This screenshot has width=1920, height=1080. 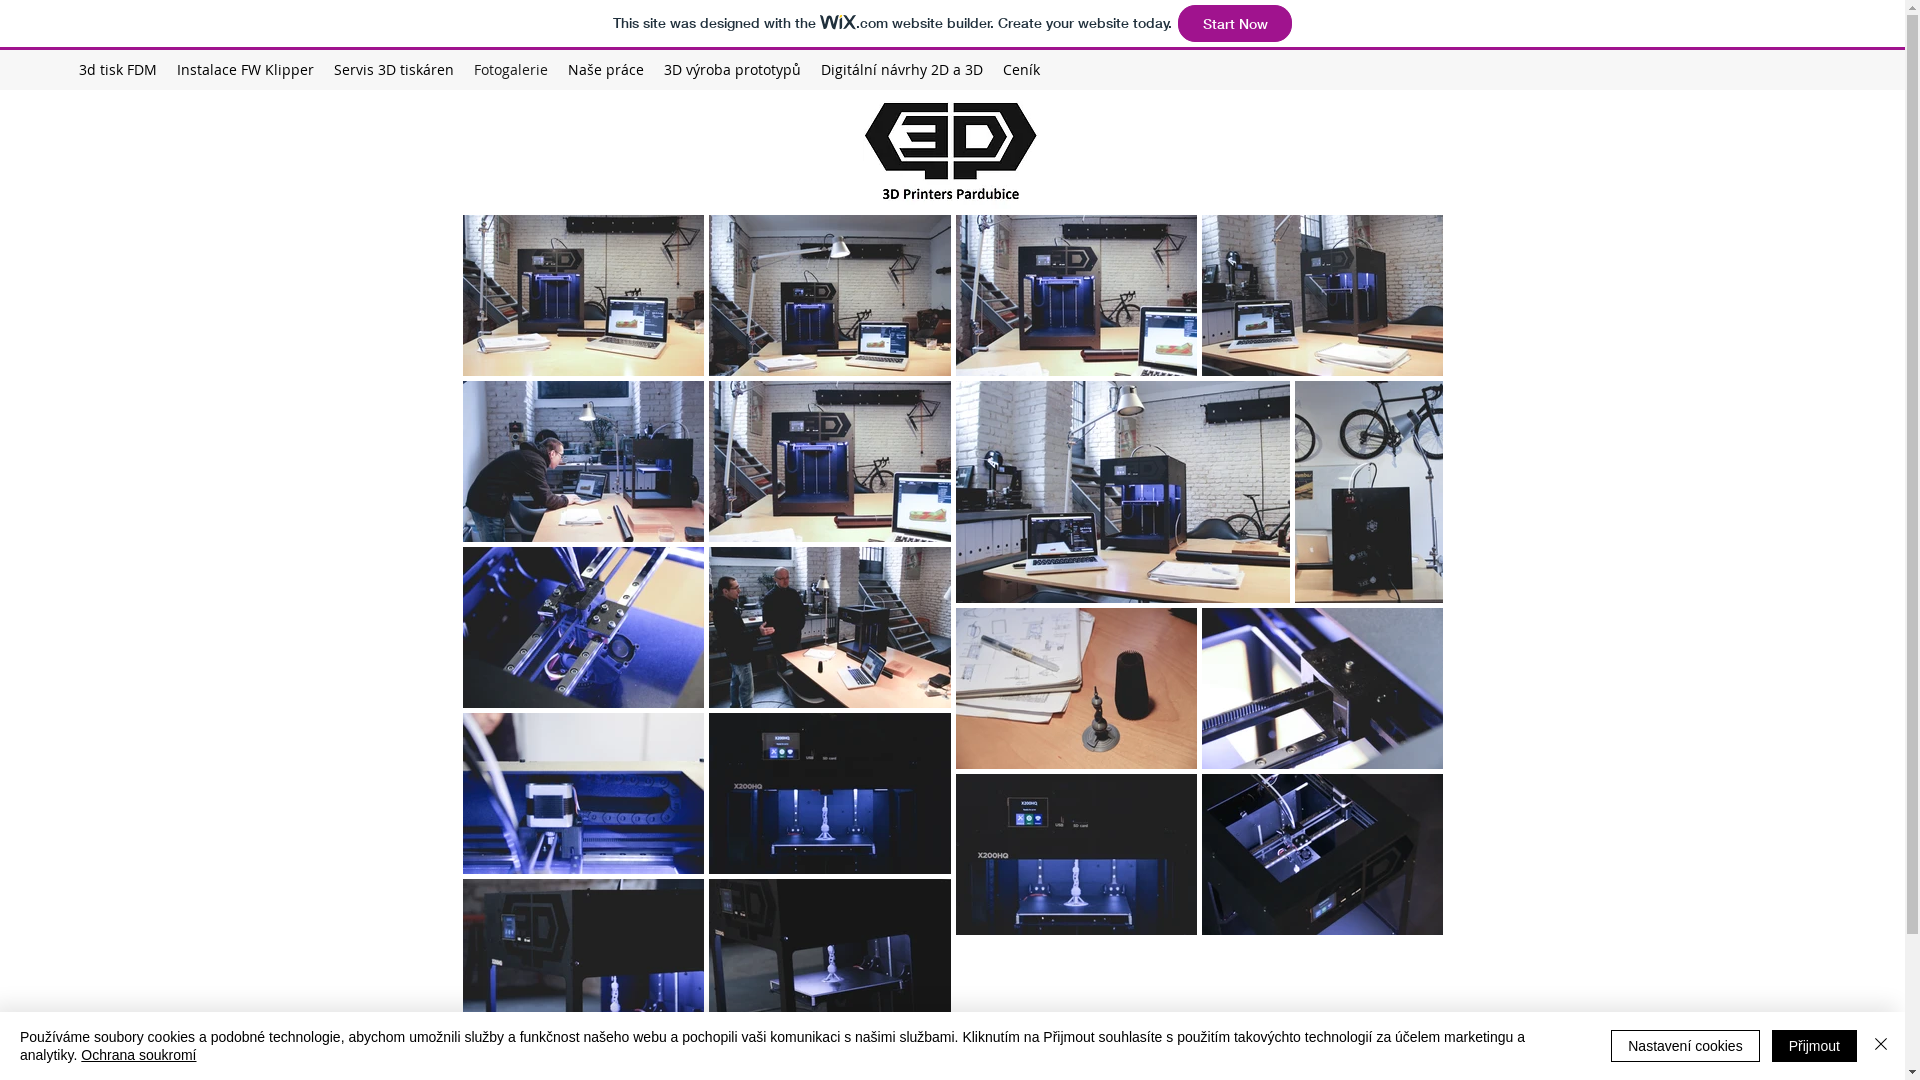 What do you see at coordinates (510, 68) in the screenshot?
I see `'Fotogalerie'` at bounding box center [510, 68].